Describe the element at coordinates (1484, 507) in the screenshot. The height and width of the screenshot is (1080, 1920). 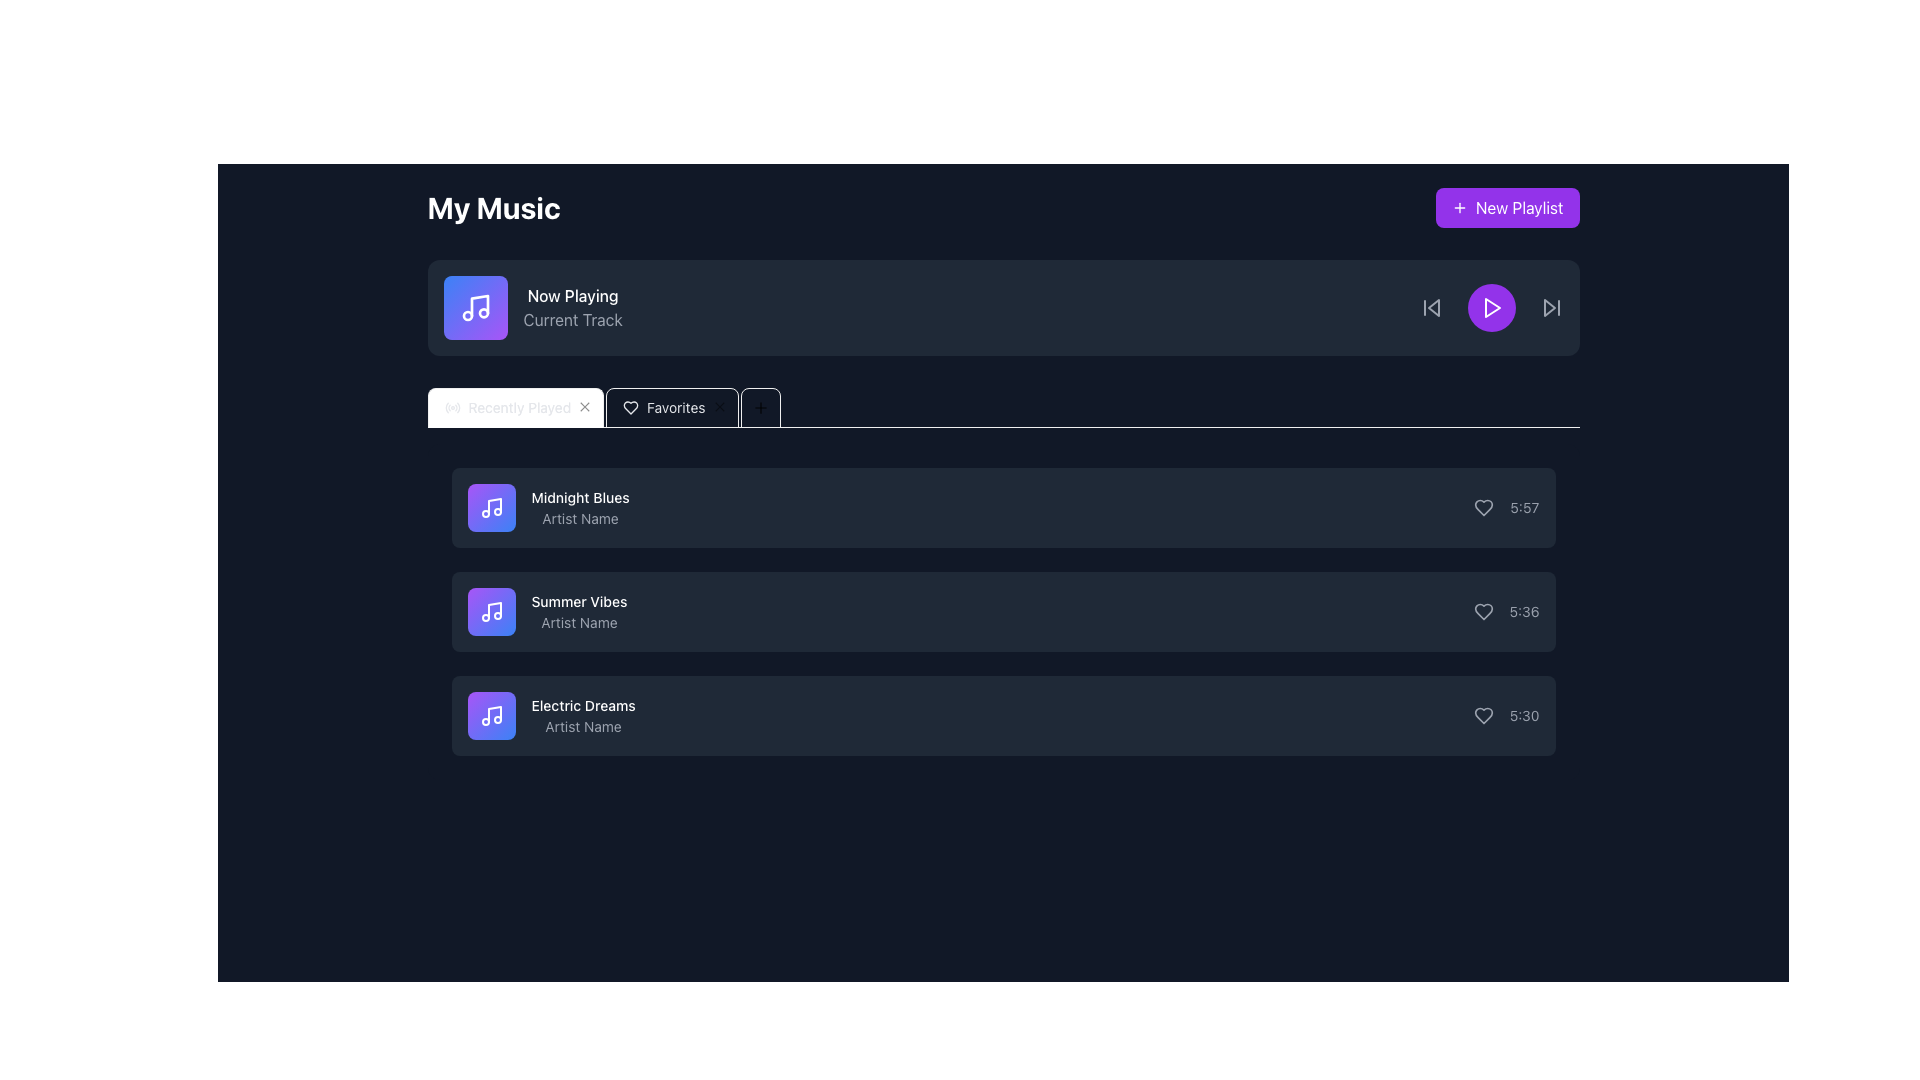
I see `the heart-shaped favorite icon located to the left of the timestamp '5:57' in the media list` at that location.